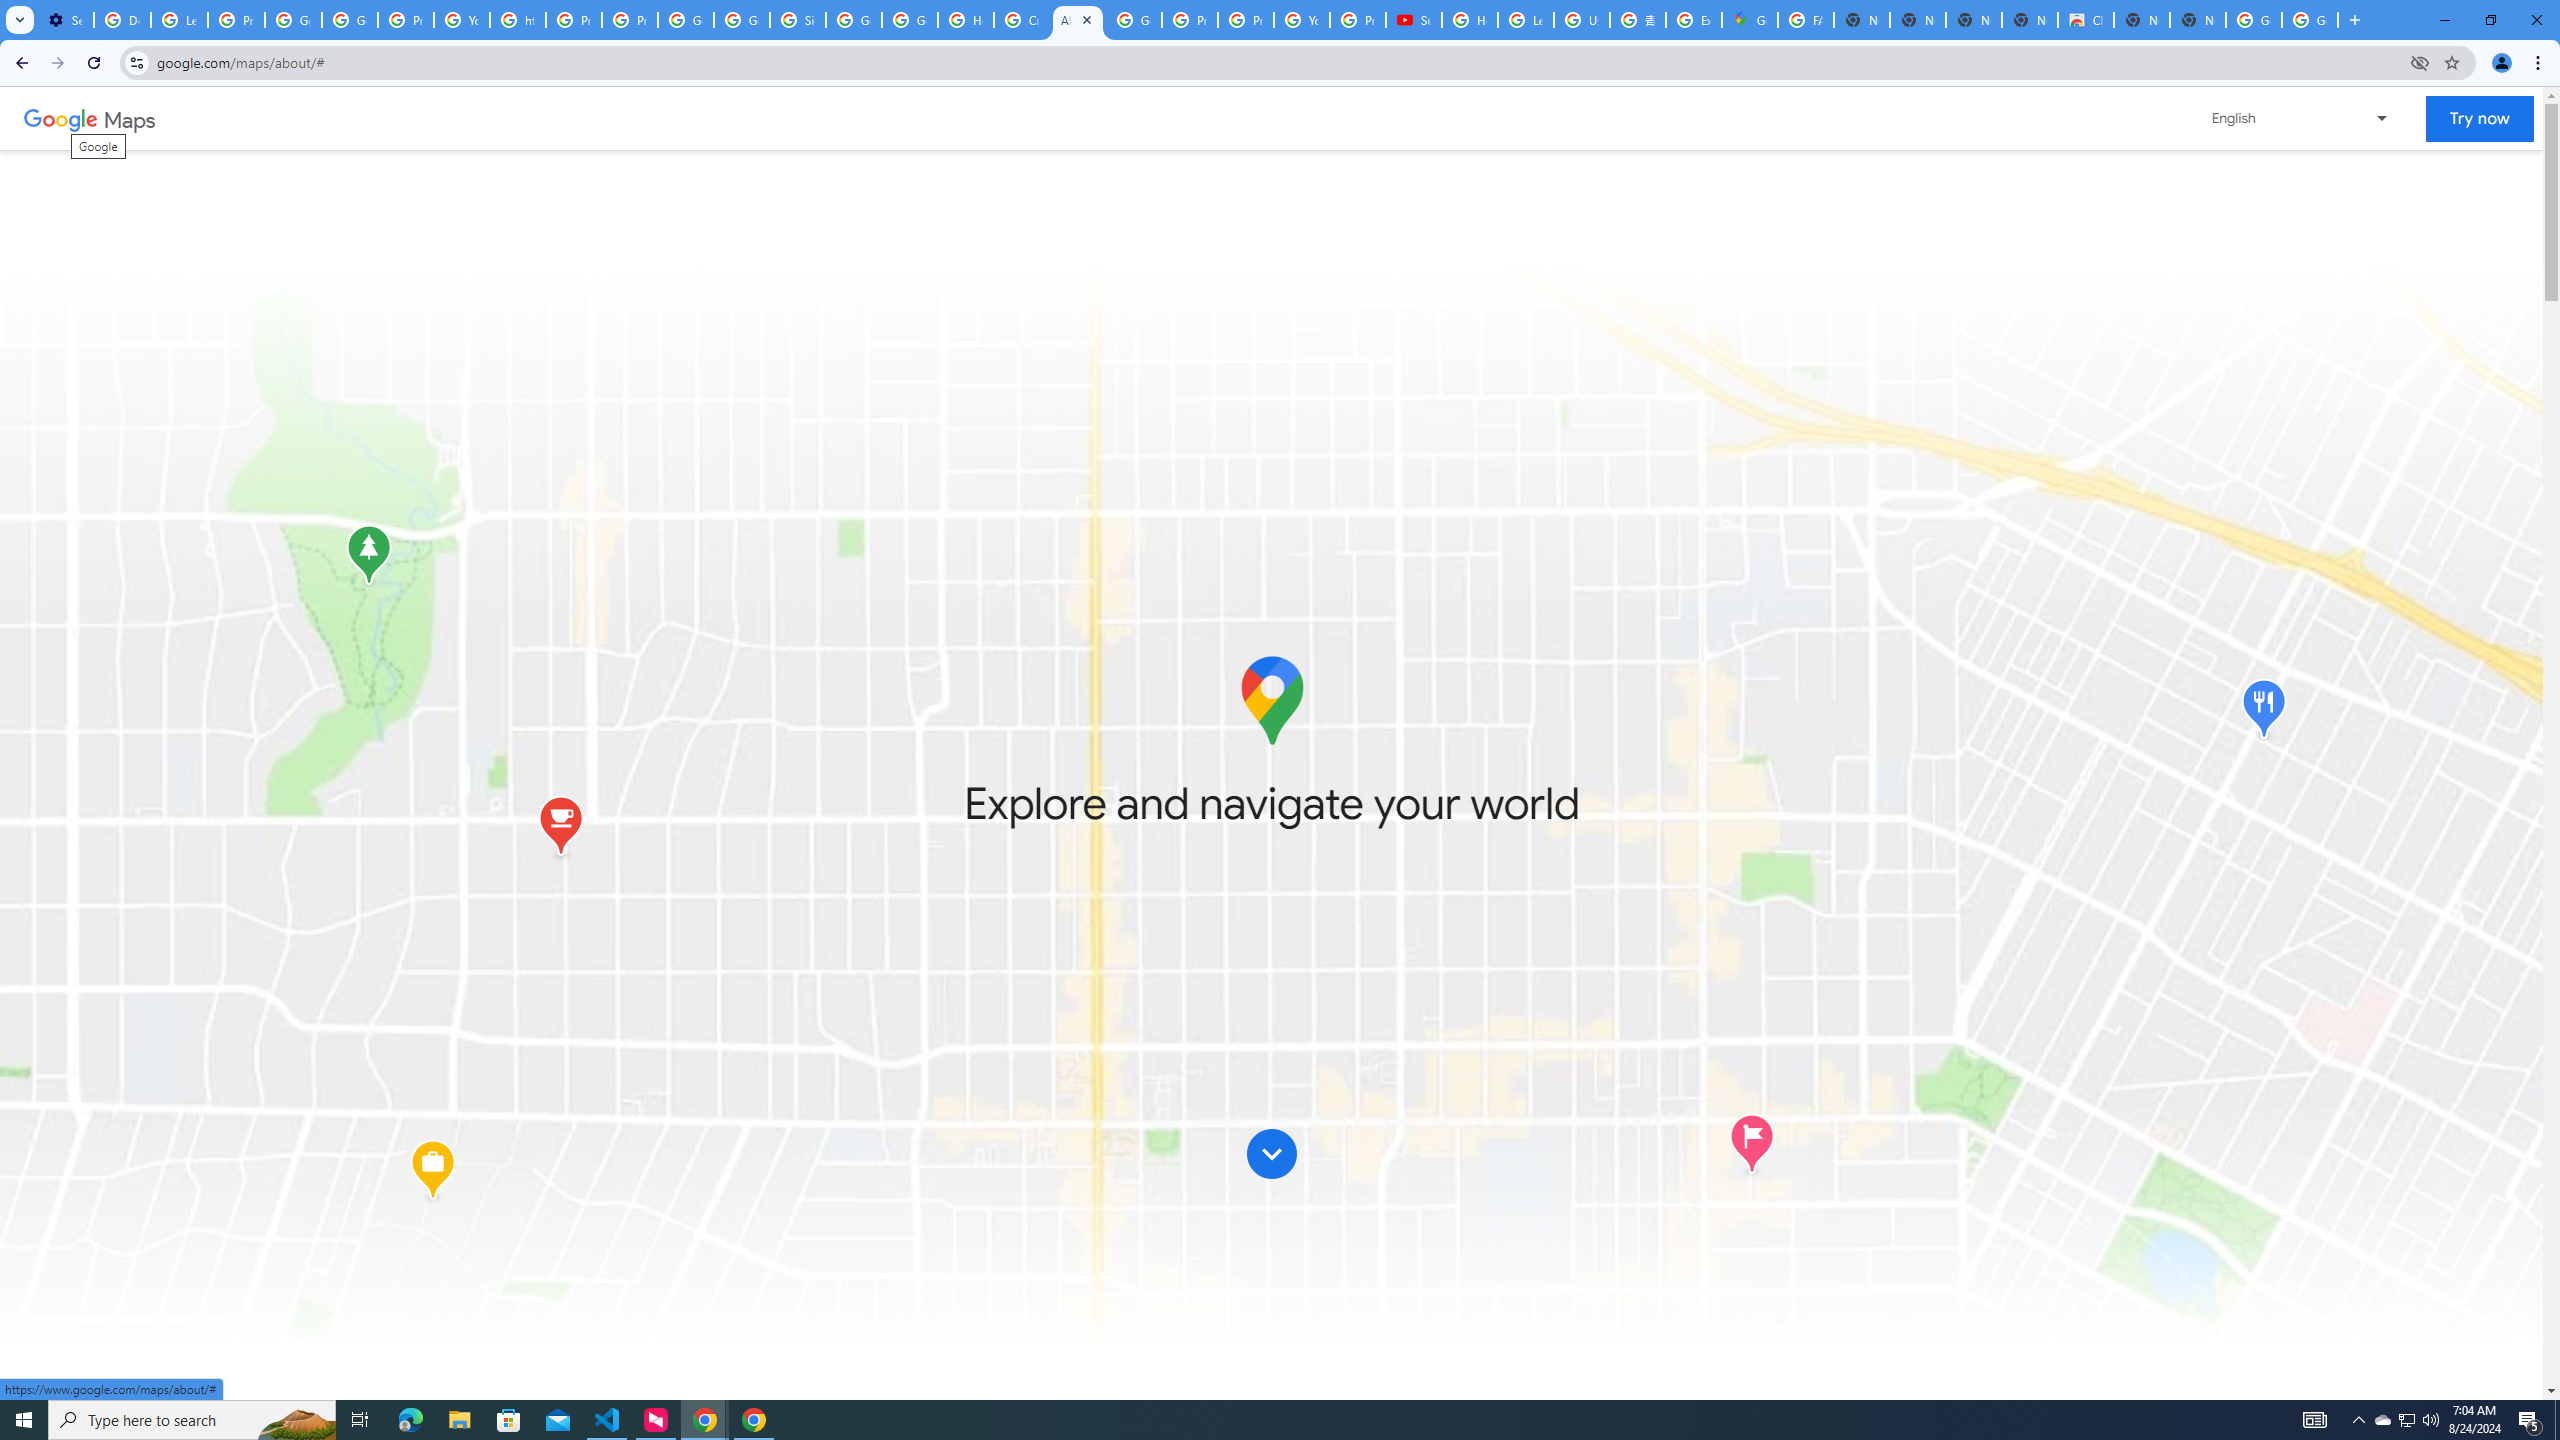 The width and height of the screenshot is (2560, 1440). I want to click on 'Explore new street-level details - Google Maps Help', so click(1692, 19).